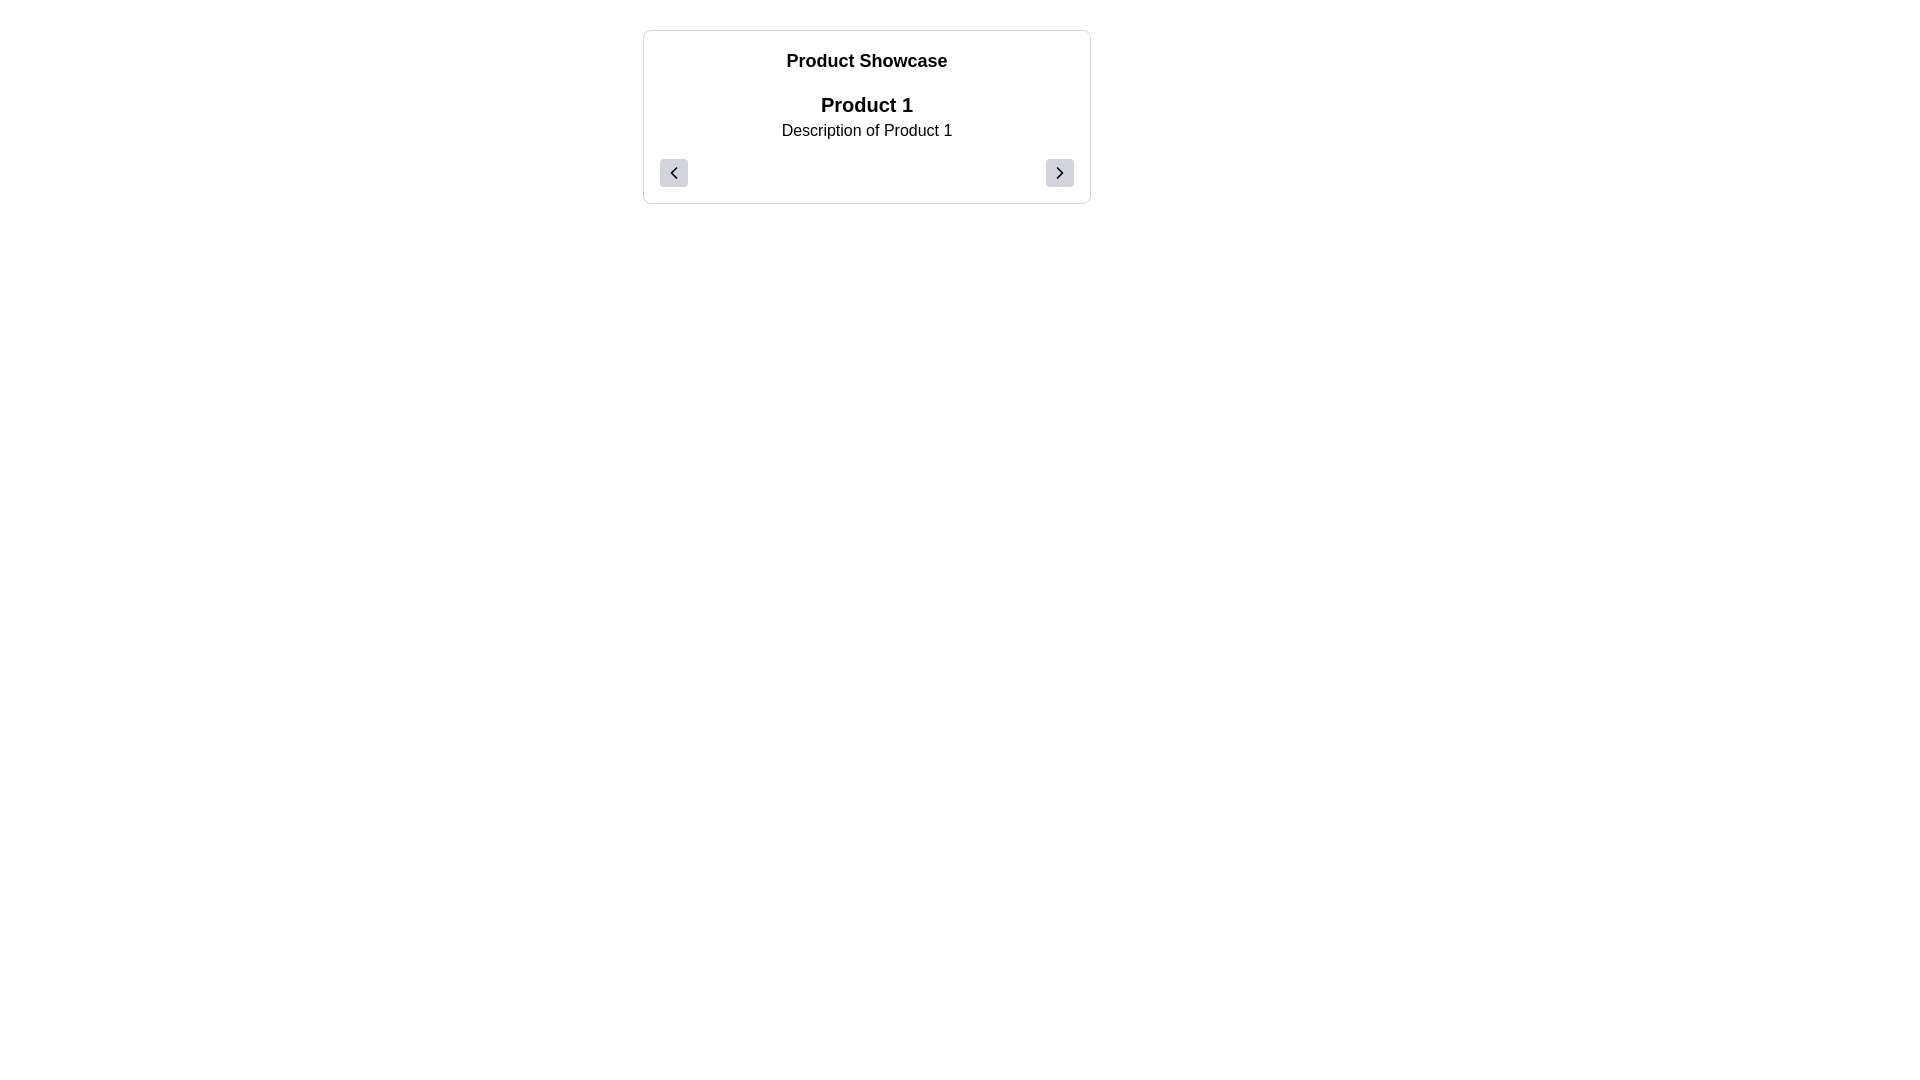  I want to click on the small, square-shaped button with a light gray background and a black left-pointing chevron icon, so click(673, 172).